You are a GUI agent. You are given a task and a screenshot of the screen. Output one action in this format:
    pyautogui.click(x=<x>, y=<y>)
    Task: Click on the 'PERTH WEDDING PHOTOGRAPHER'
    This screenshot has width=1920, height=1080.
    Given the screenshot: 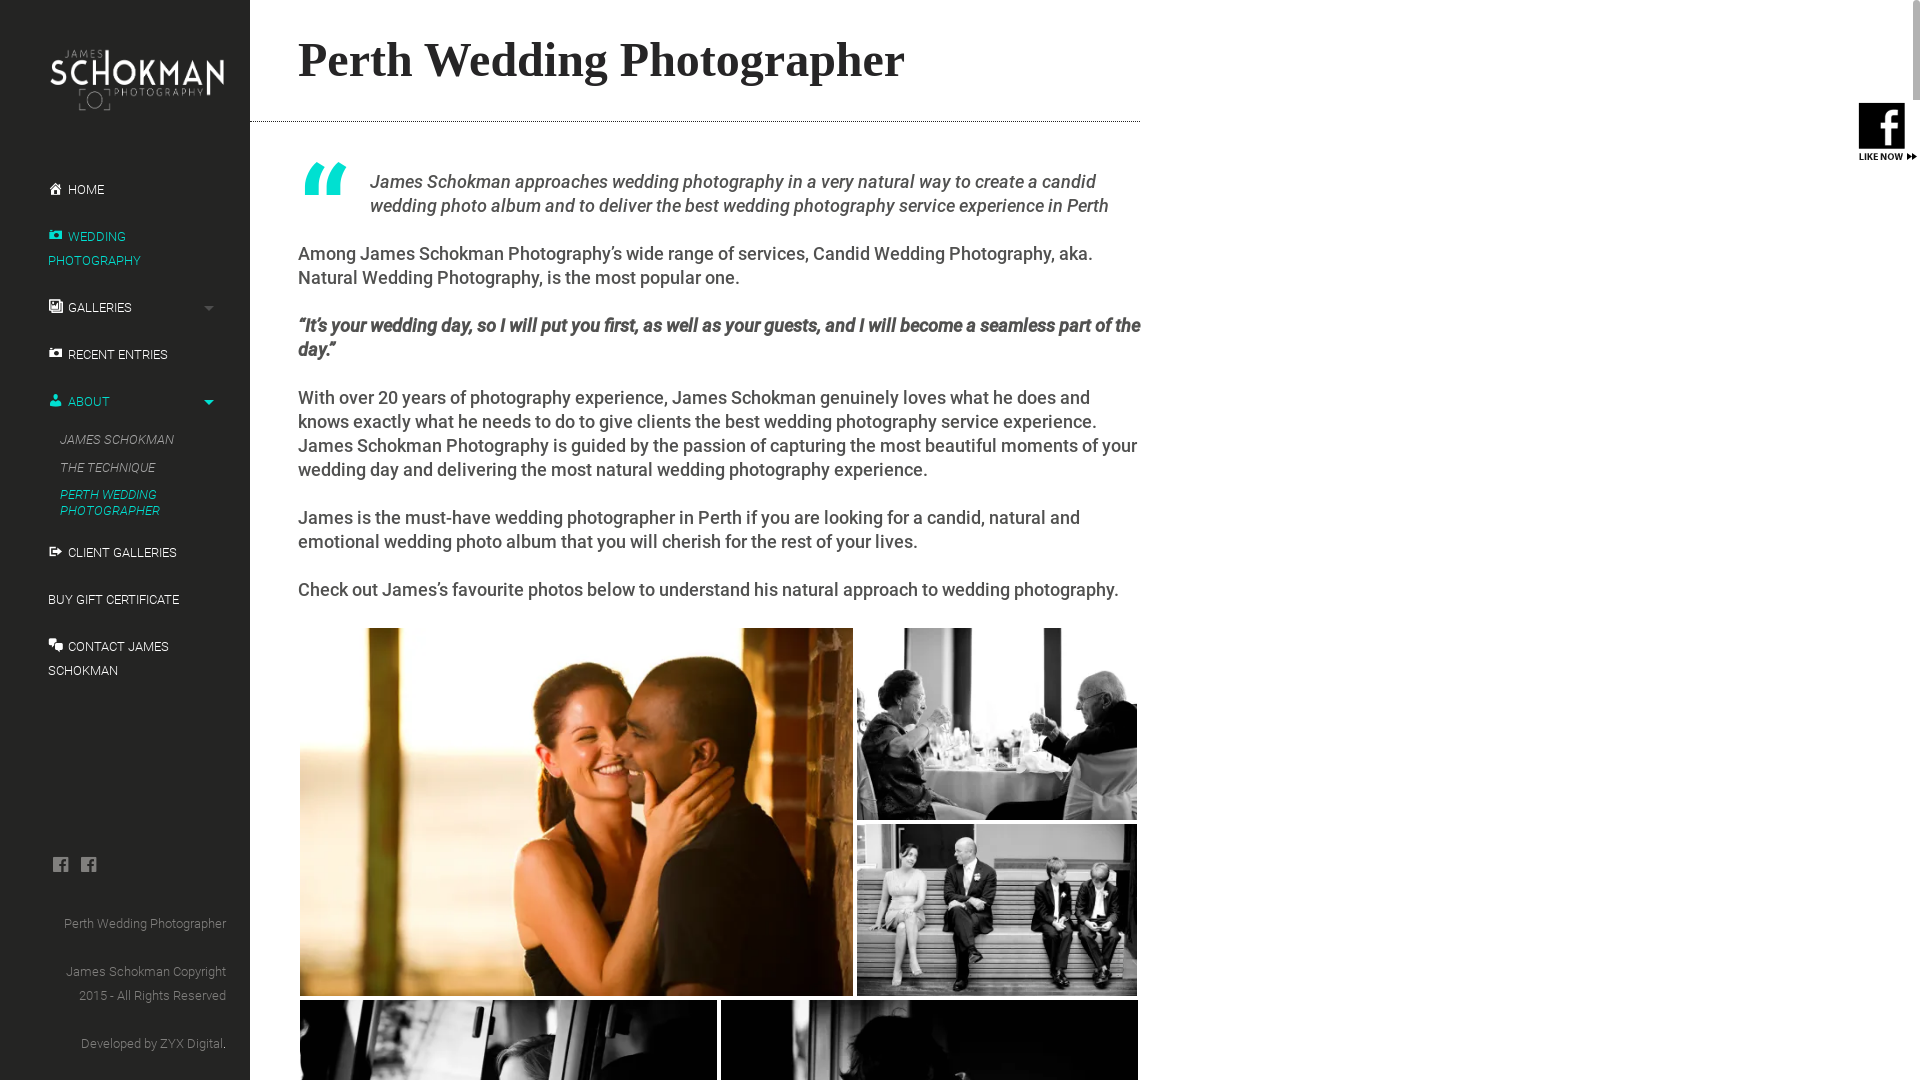 What is the action you would take?
    pyautogui.click(x=129, y=501)
    